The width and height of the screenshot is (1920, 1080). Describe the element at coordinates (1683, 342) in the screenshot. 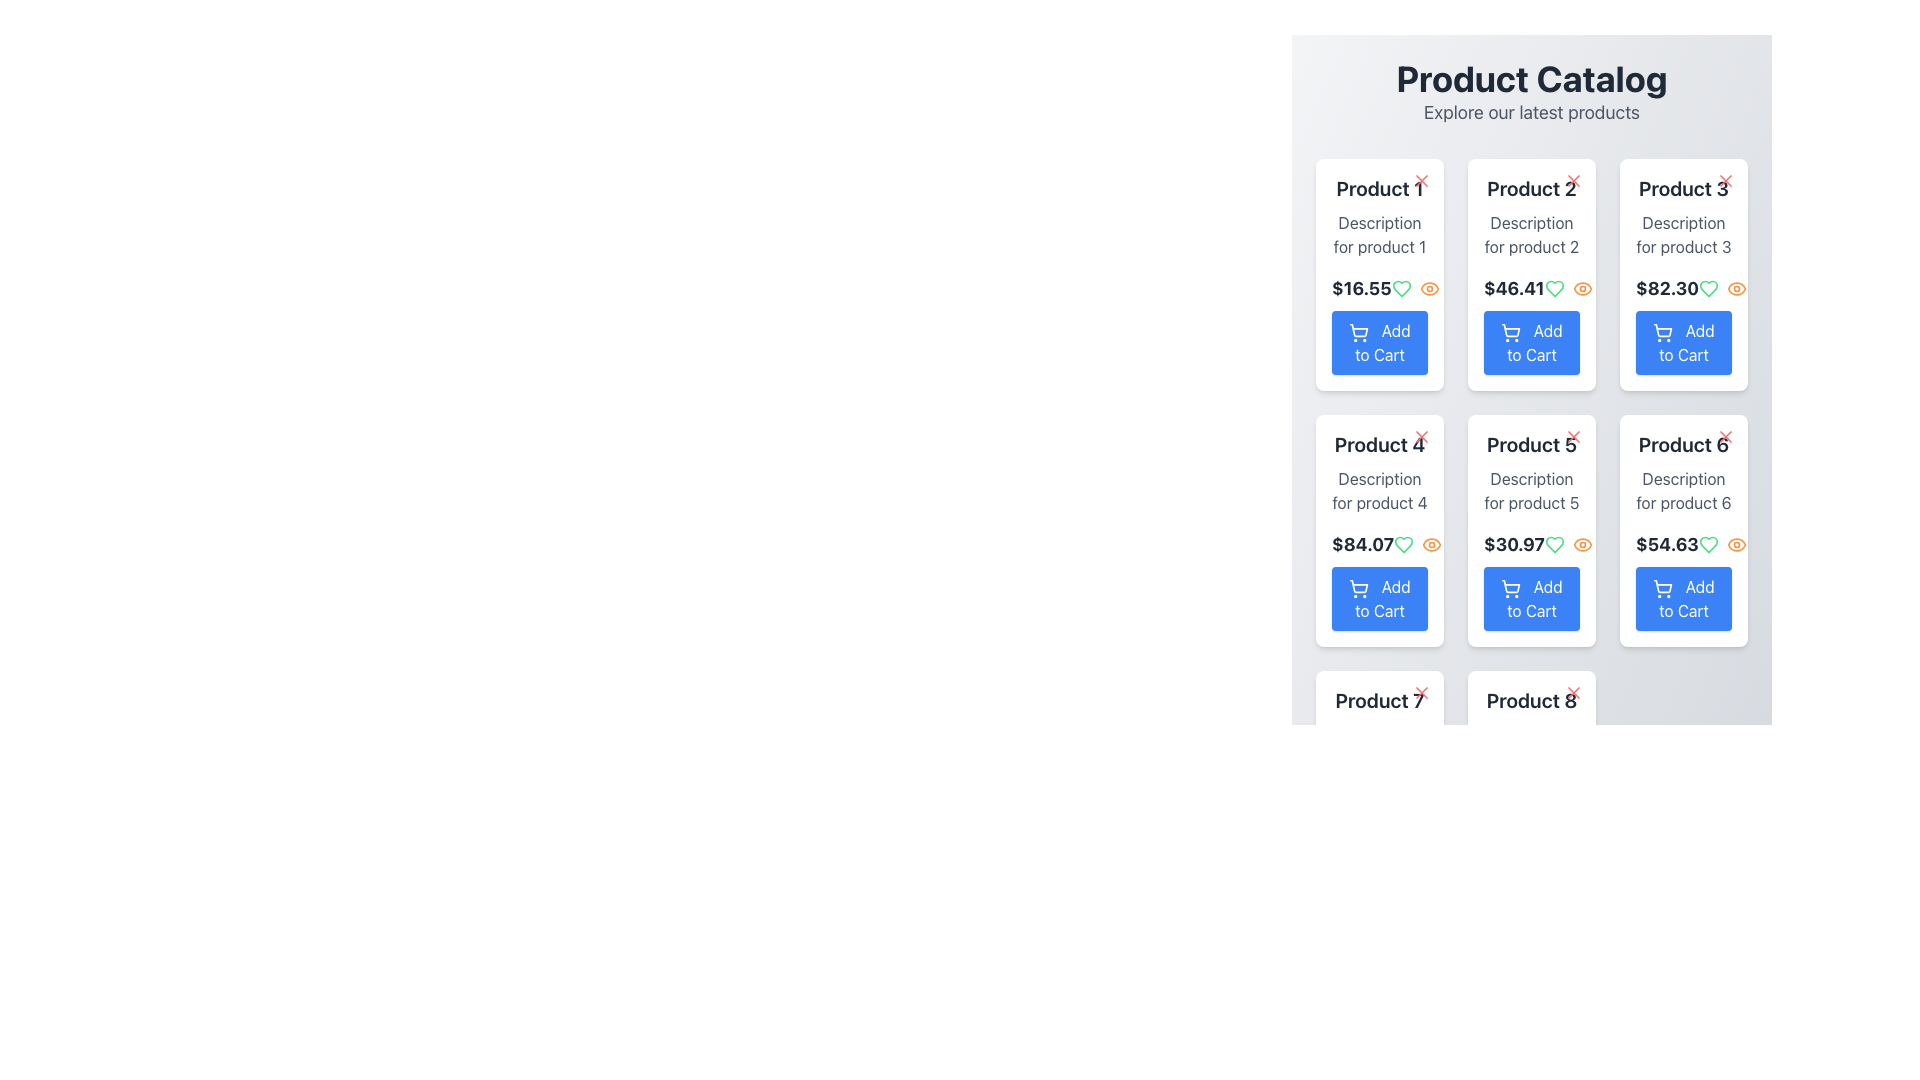

I see `the 'Add to Cart' button located in the lower portion of the 'Product 3' card, directly below the price of '$82.30'` at that location.